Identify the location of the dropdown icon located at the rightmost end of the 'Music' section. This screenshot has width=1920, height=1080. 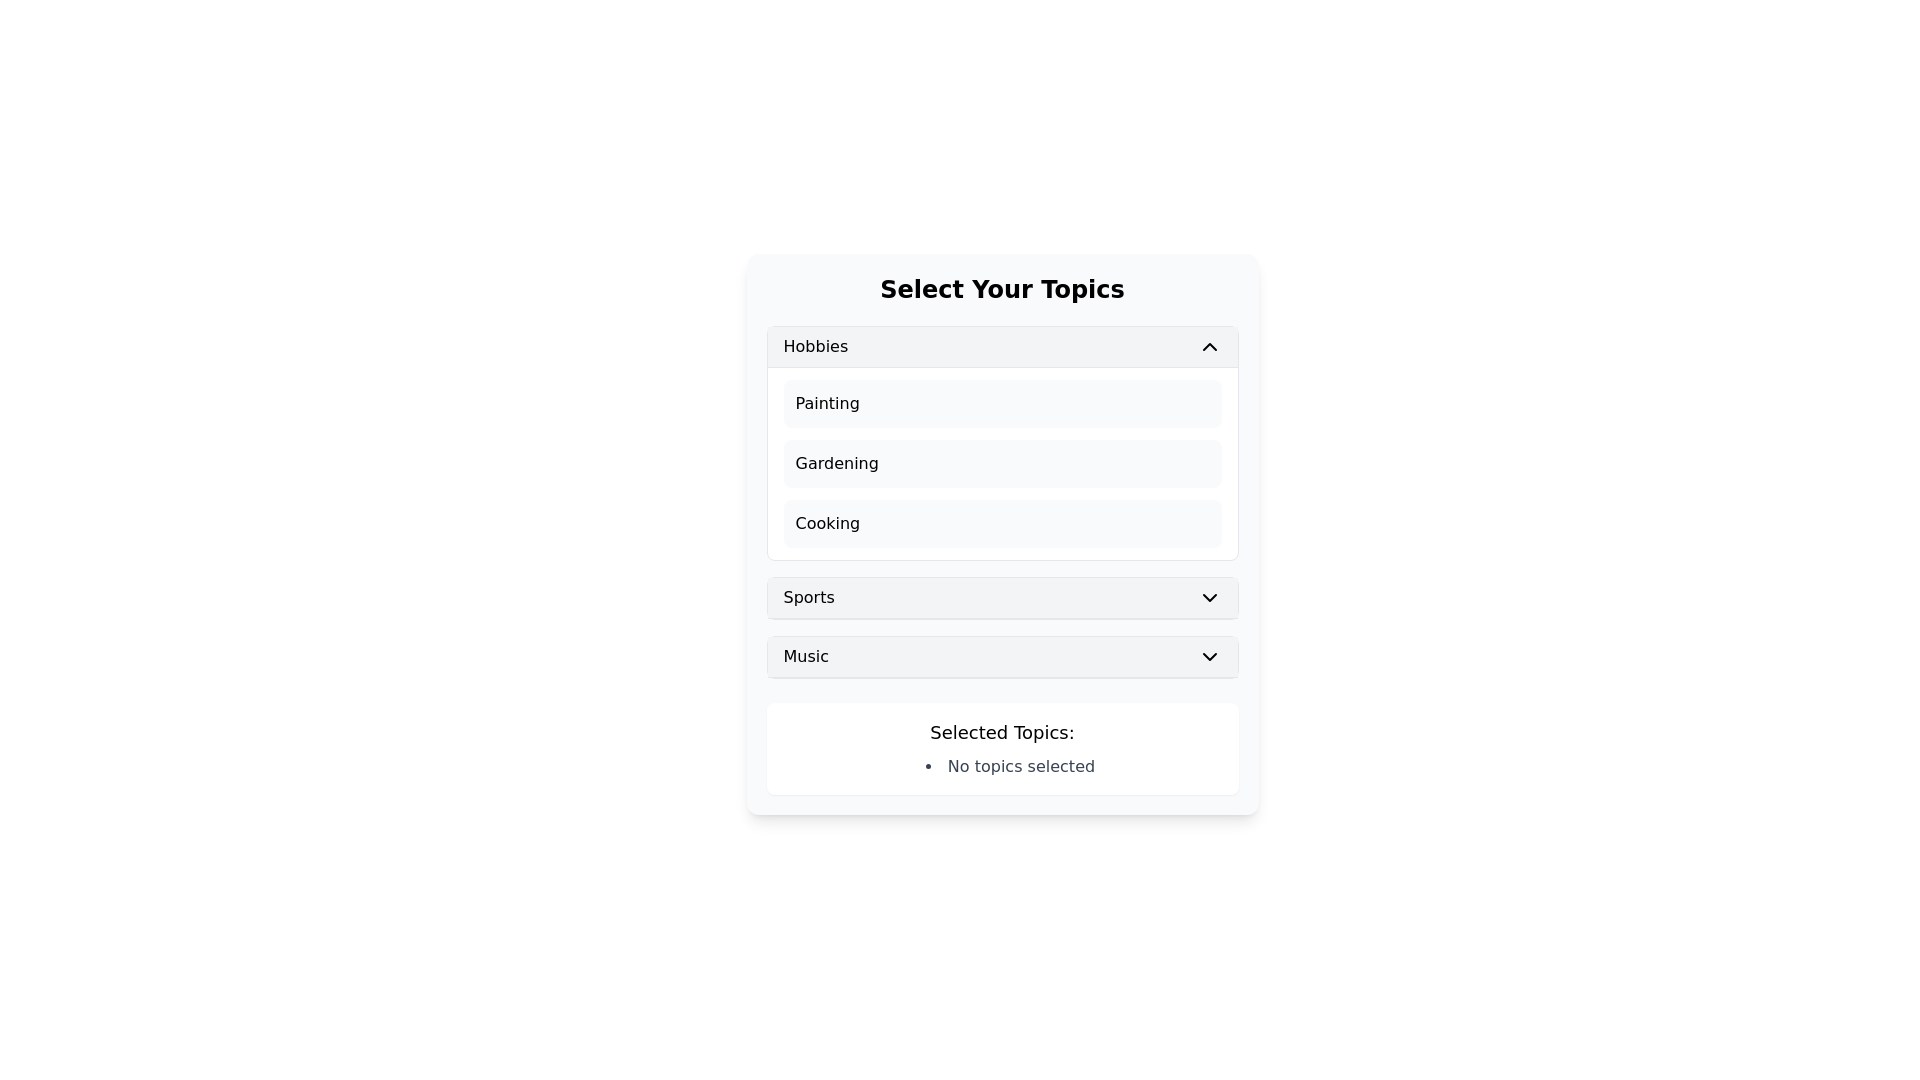
(1208, 656).